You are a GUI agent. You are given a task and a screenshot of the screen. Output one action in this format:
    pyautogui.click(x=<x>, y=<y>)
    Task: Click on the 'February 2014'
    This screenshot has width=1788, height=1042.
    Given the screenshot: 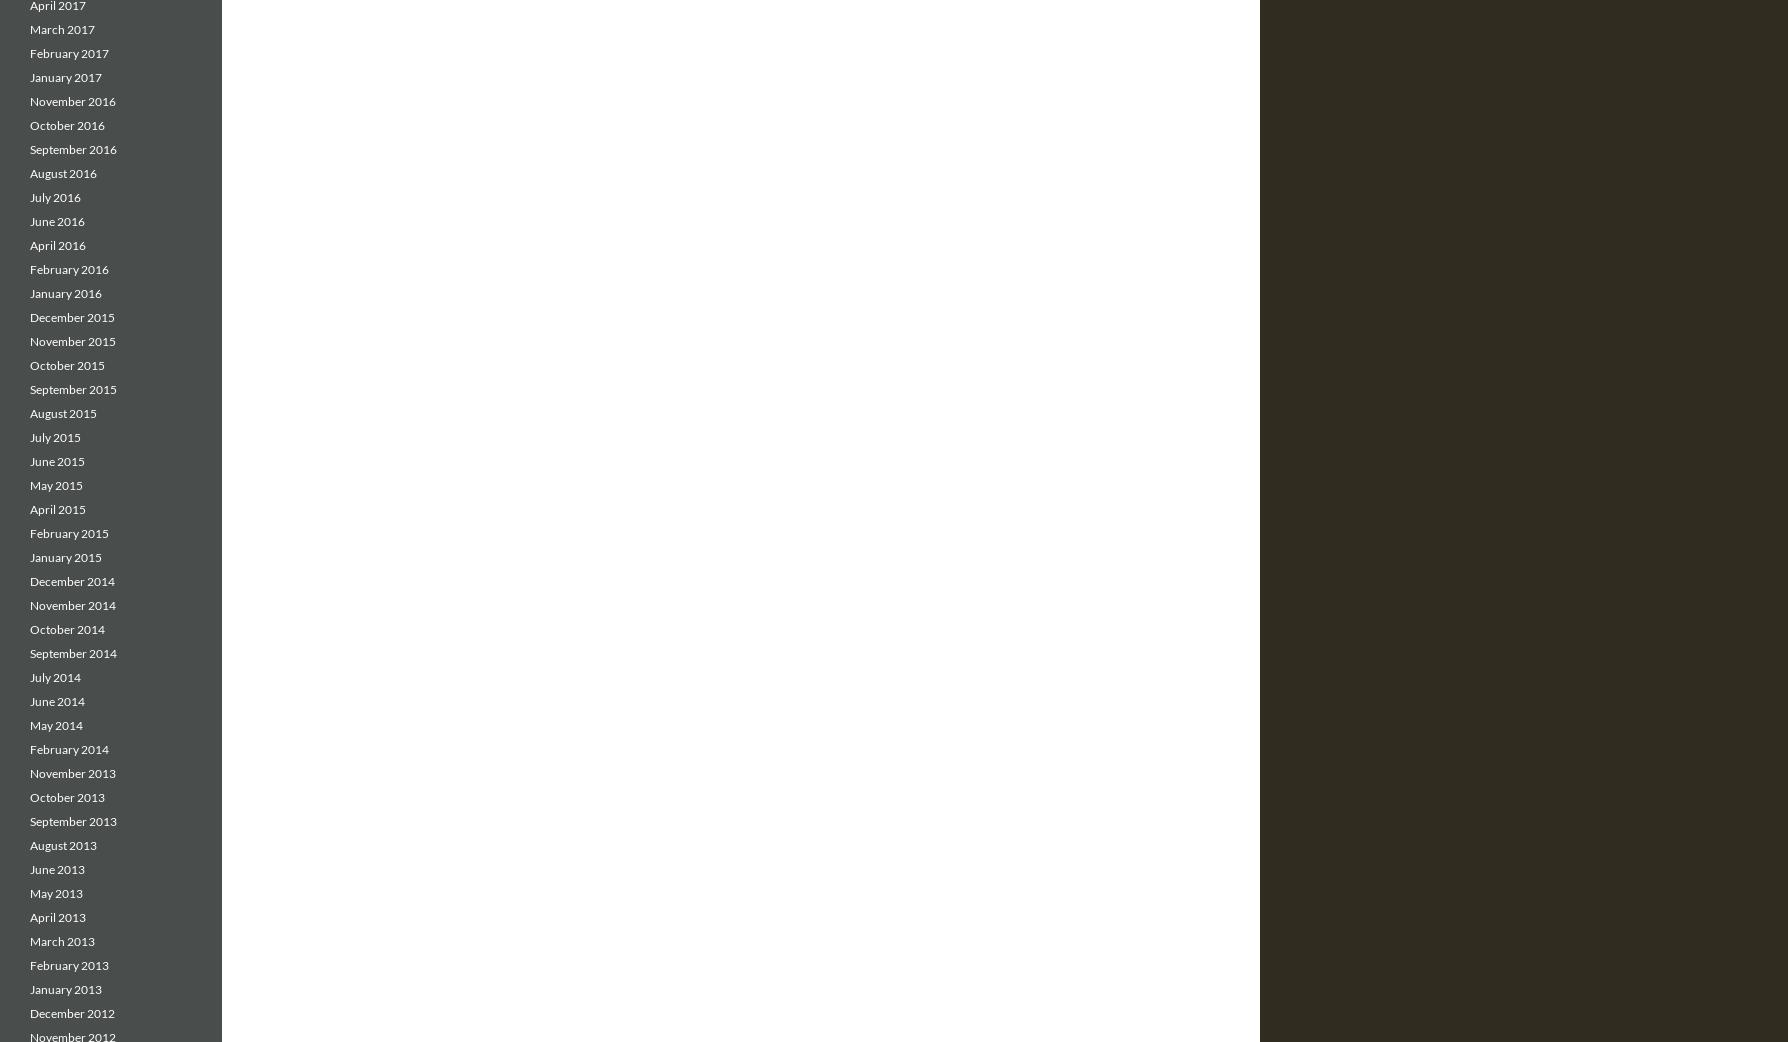 What is the action you would take?
    pyautogui.click(x=69, y=748)
    